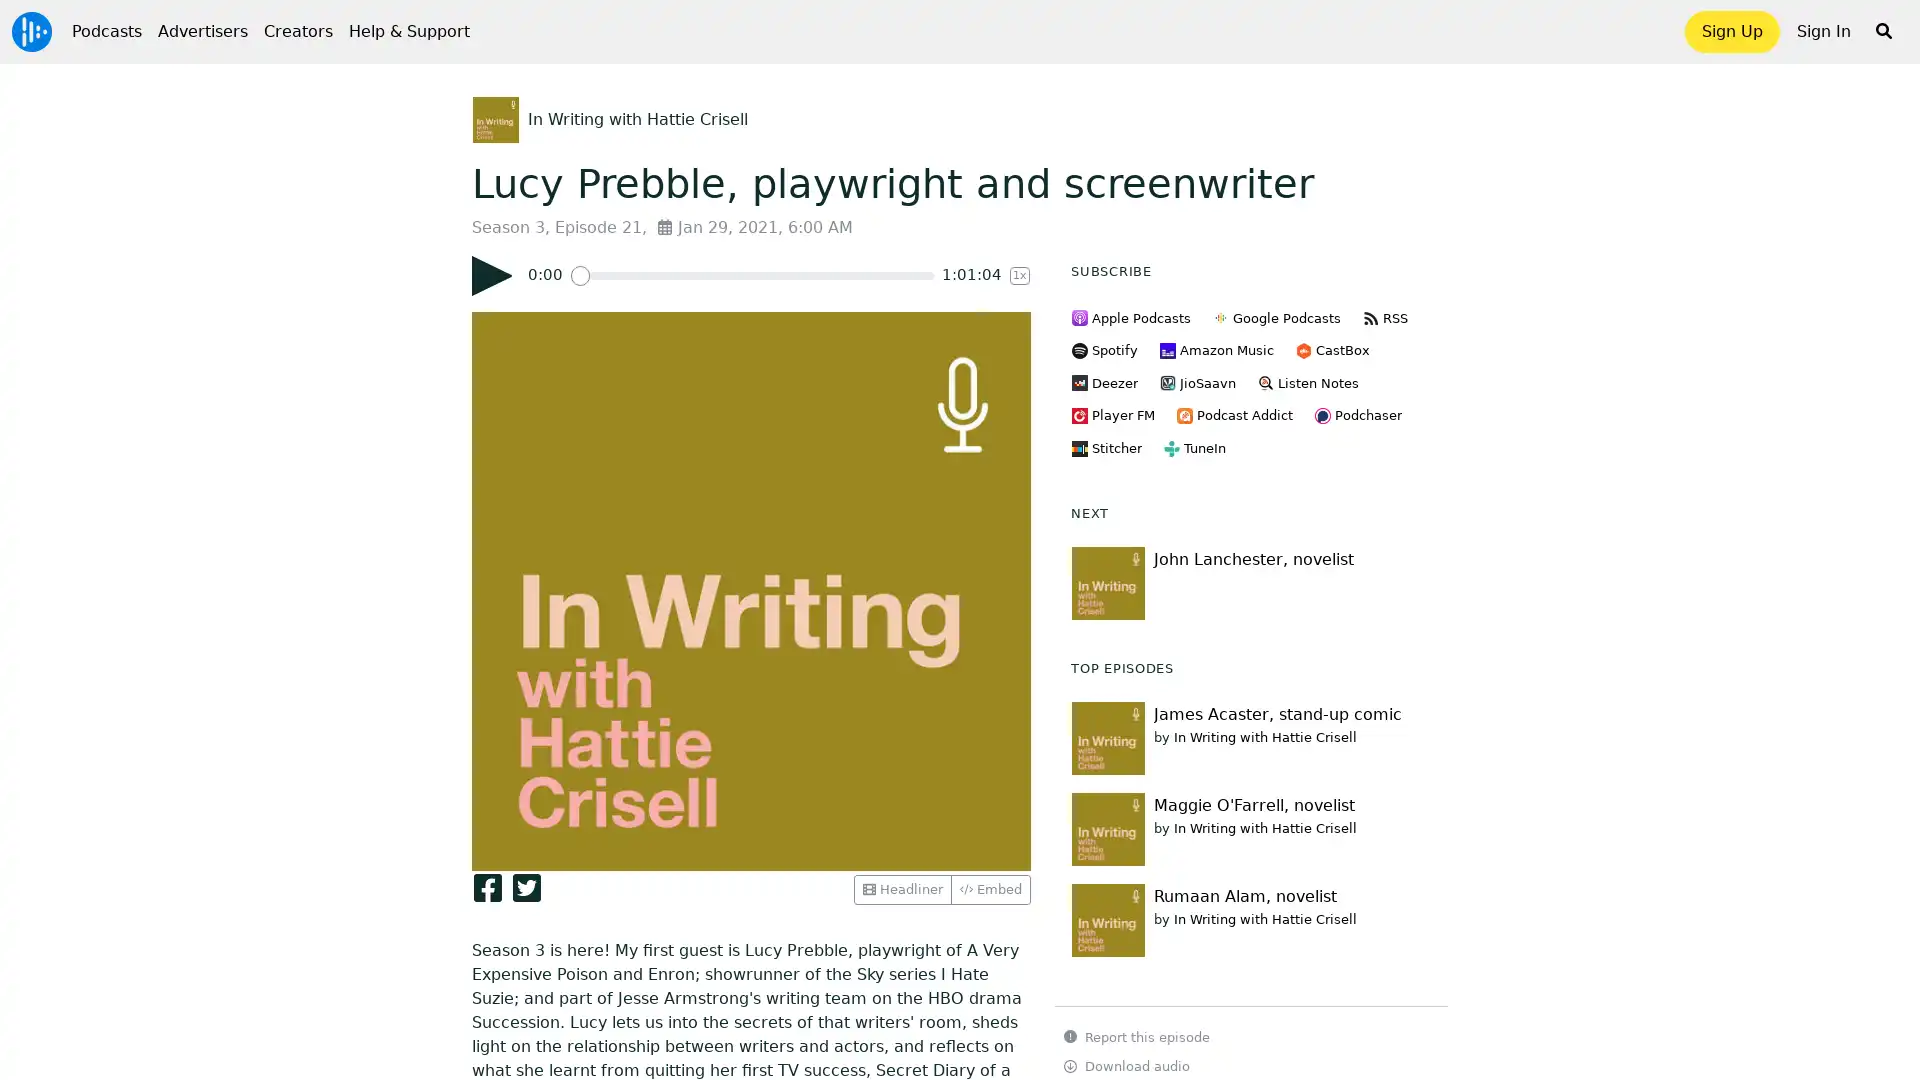  Describe the element at coordinates (1019, 275) in the screenshot. I see `1x` at that location.